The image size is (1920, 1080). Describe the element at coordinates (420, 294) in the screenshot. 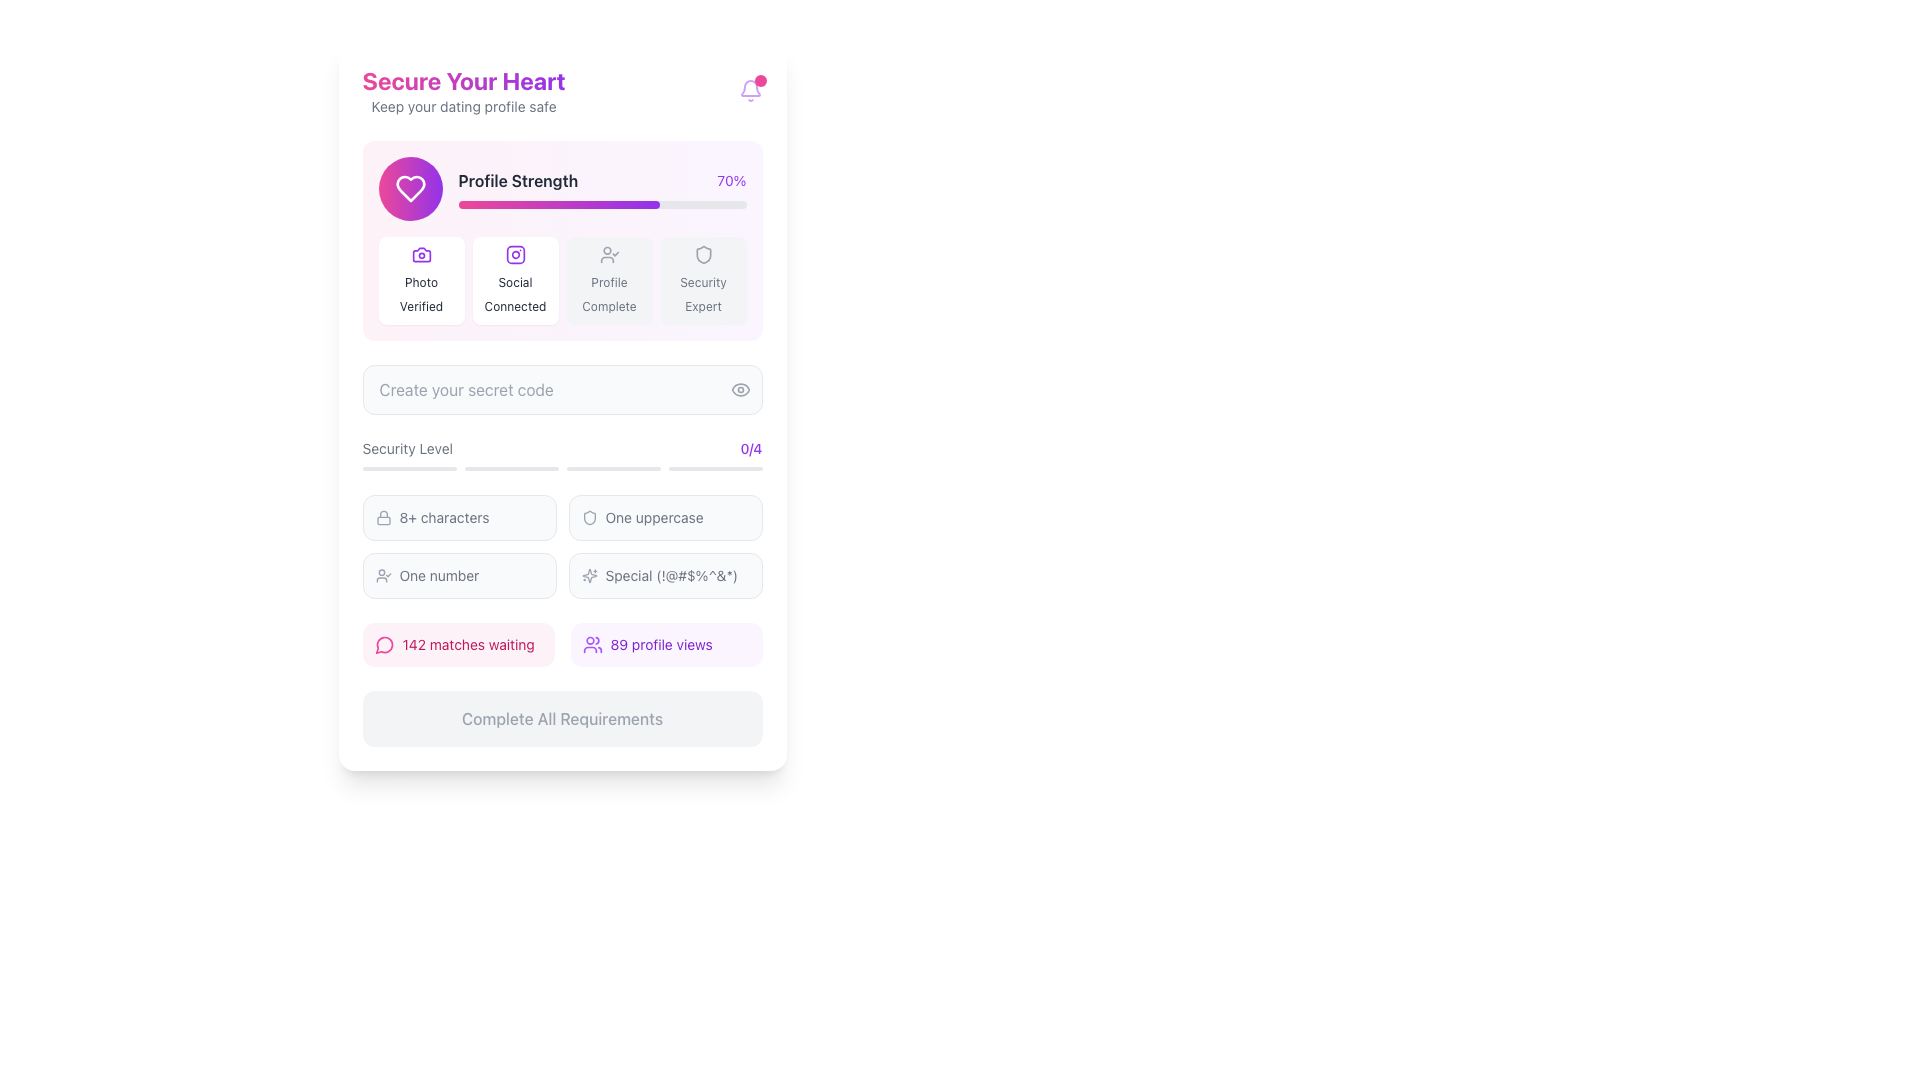

I see `the 'Photo Verified' text label element, which is styled with a gray font and positioned under a camera icon in the first card of the 'Profile Strength' section` at that location.